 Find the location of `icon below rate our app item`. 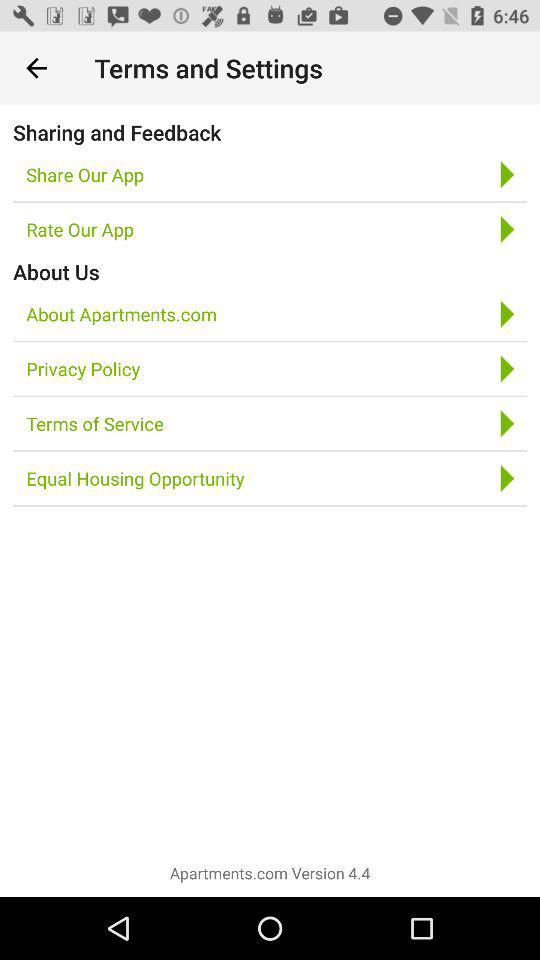

icon below rate our app item is located at coordinates (56, 270).